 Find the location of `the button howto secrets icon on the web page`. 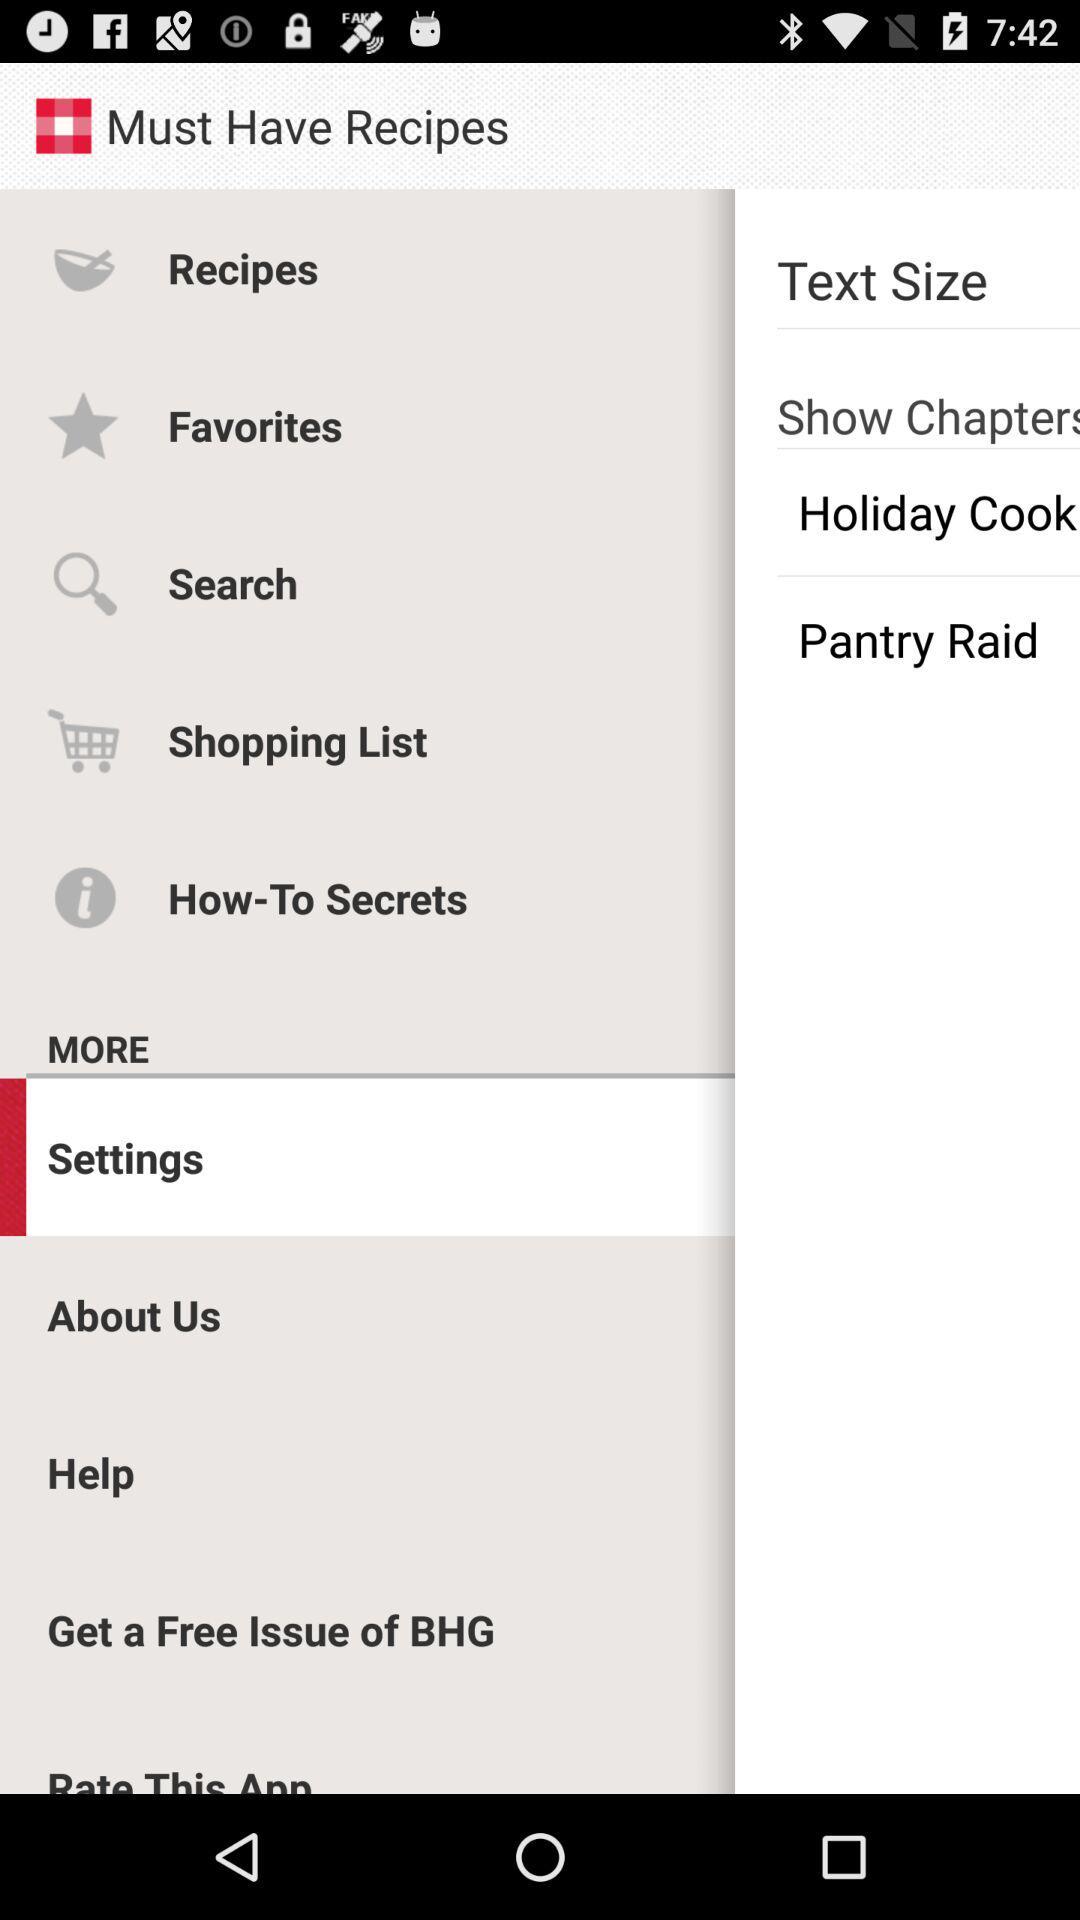

the button howto secrets icon on the web page is located at coordinates (83, 896).